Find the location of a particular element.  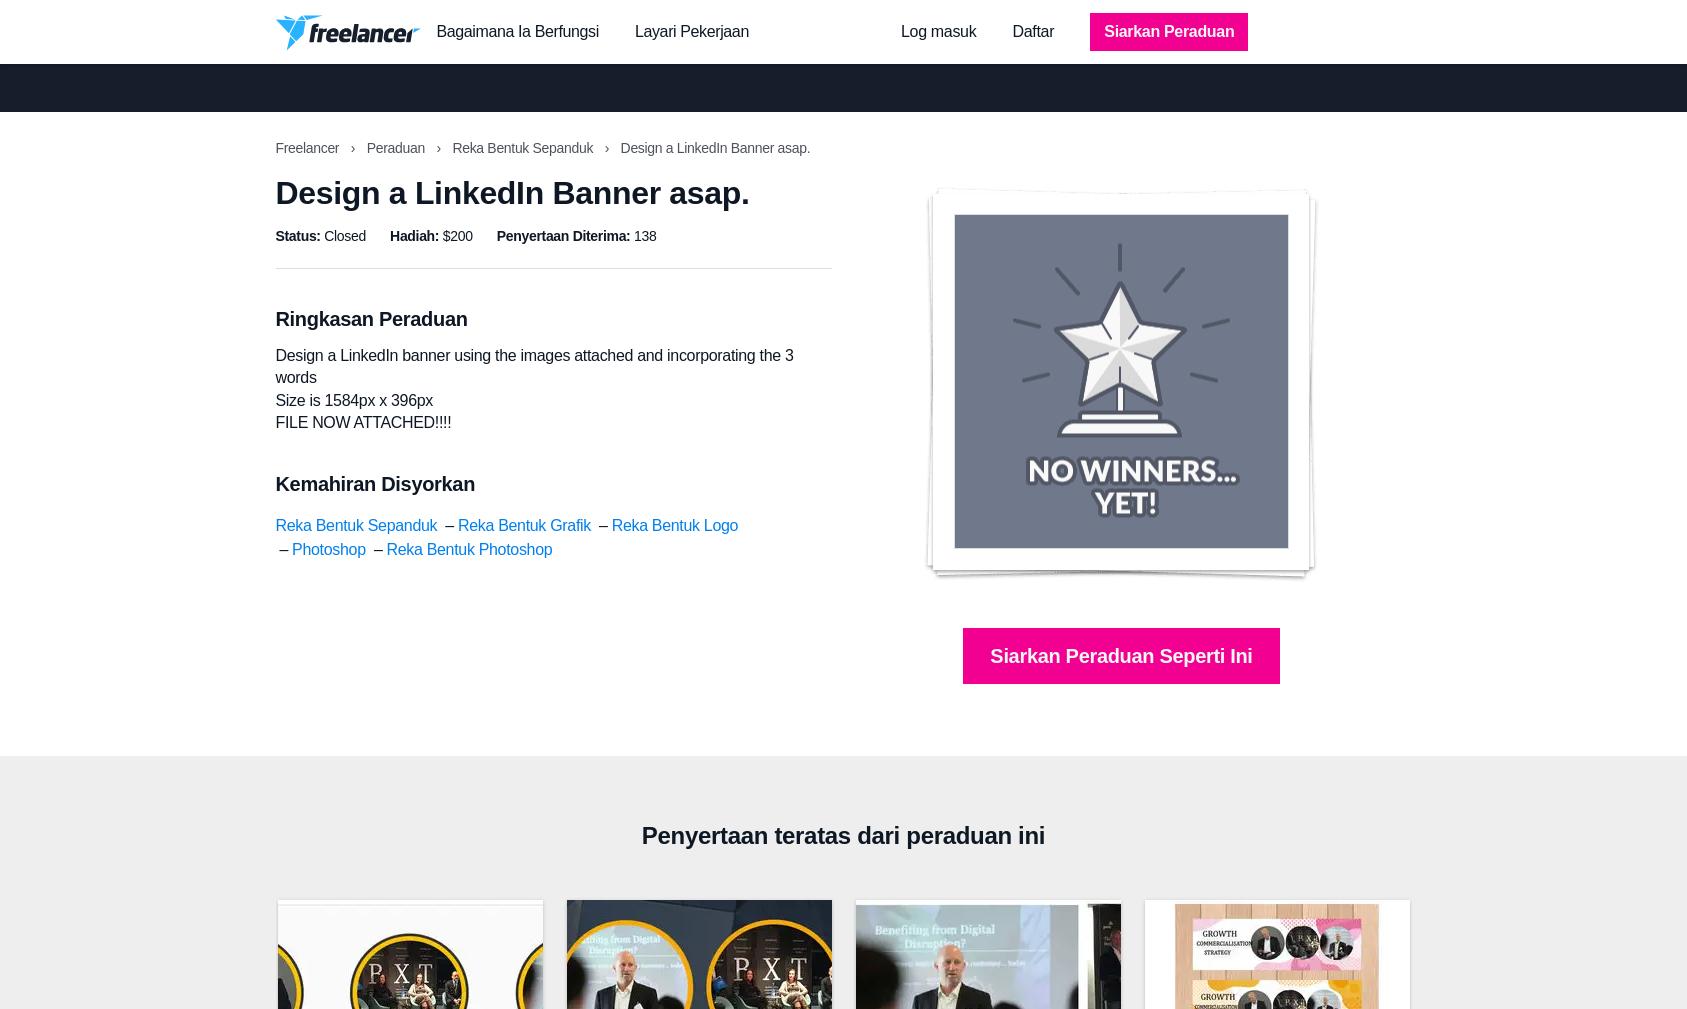

'Size is 1584px x 396px' is located at coordinates (352, 398).